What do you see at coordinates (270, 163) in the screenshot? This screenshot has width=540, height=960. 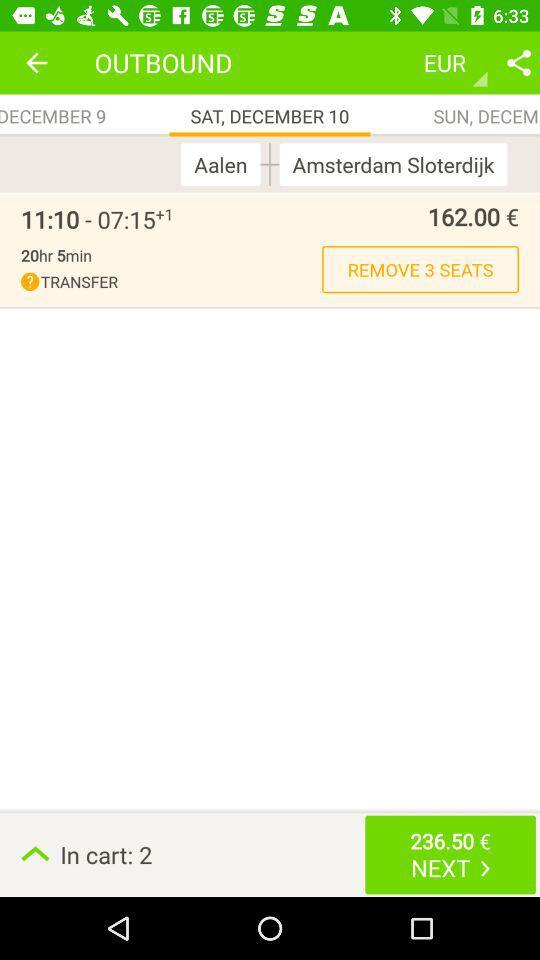 I see `item next to amsterdam sloterdijk icon` at bounding box center [270, 163].